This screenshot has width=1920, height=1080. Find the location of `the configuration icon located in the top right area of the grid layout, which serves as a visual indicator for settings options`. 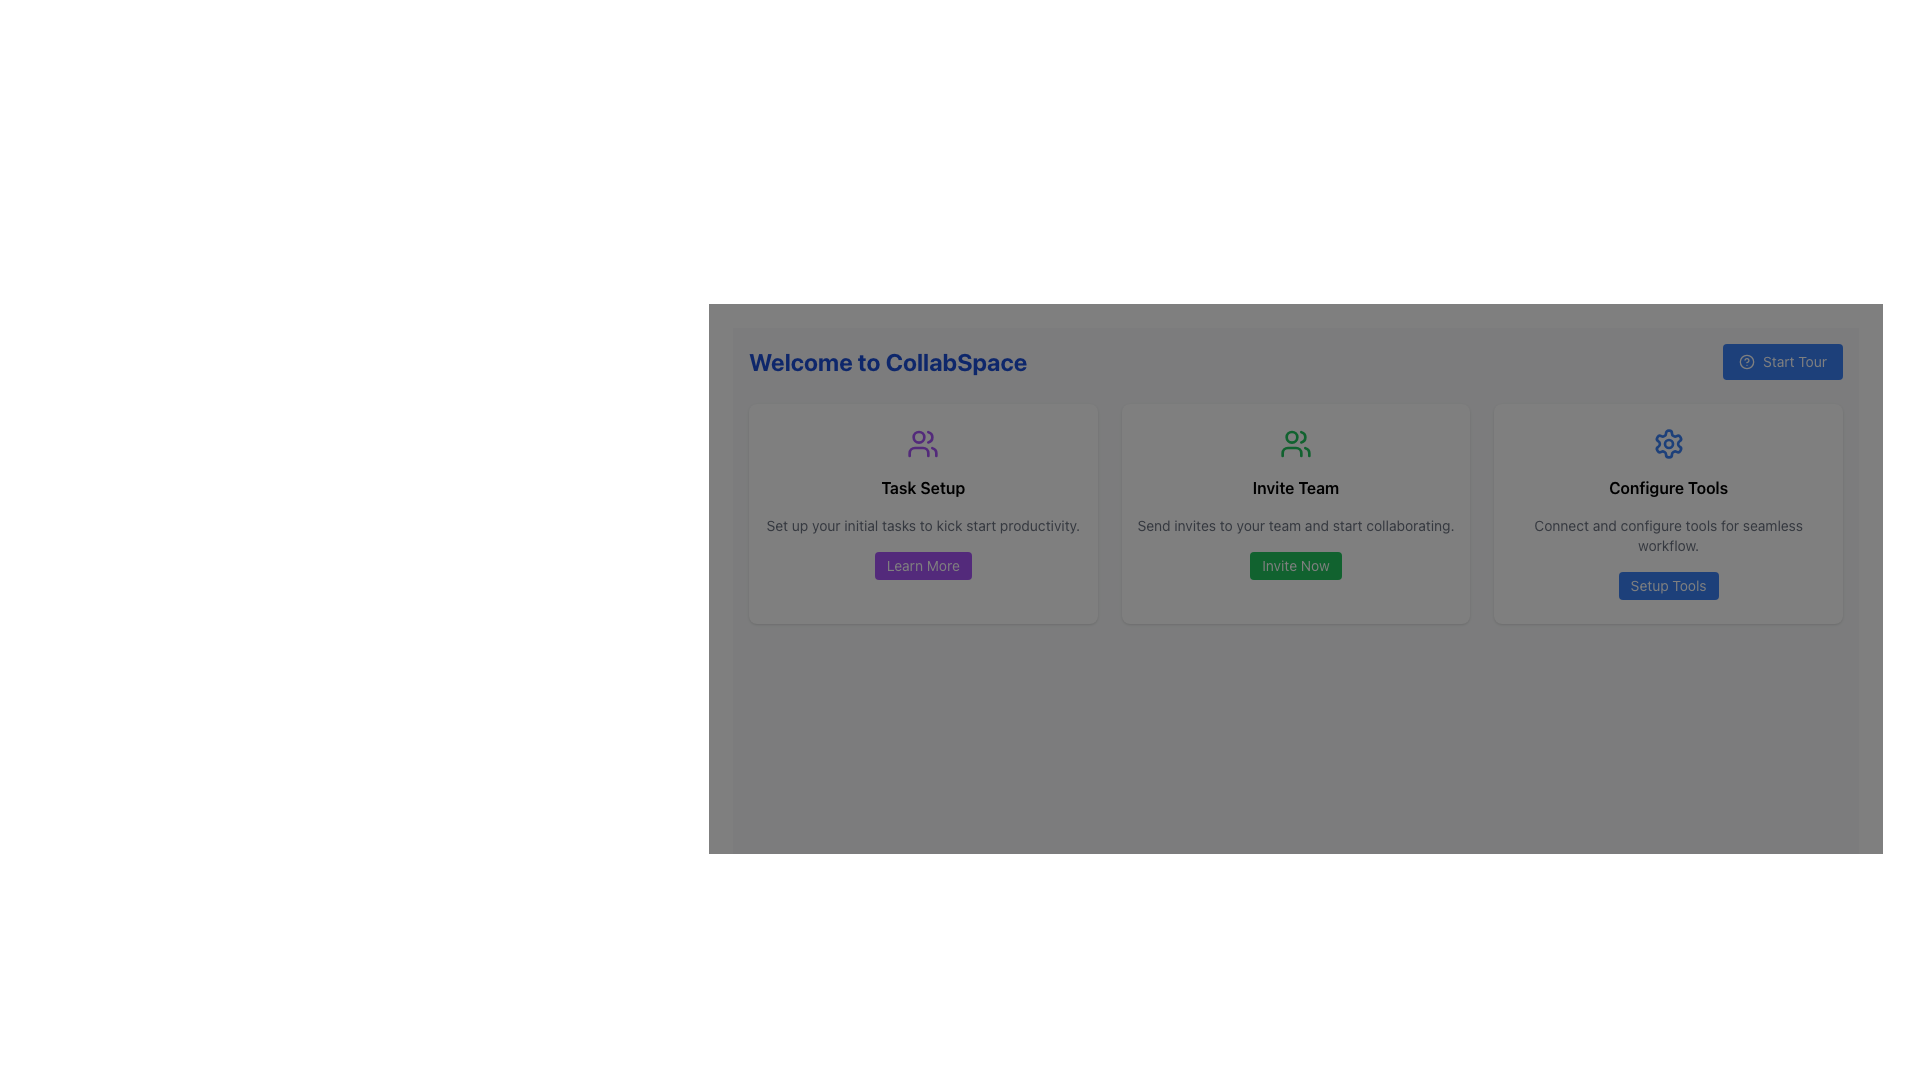

the configuration icon located in the top right area of the grid layout, which serves as a visual indicator for settings options is located at coordinates (1668, 442).